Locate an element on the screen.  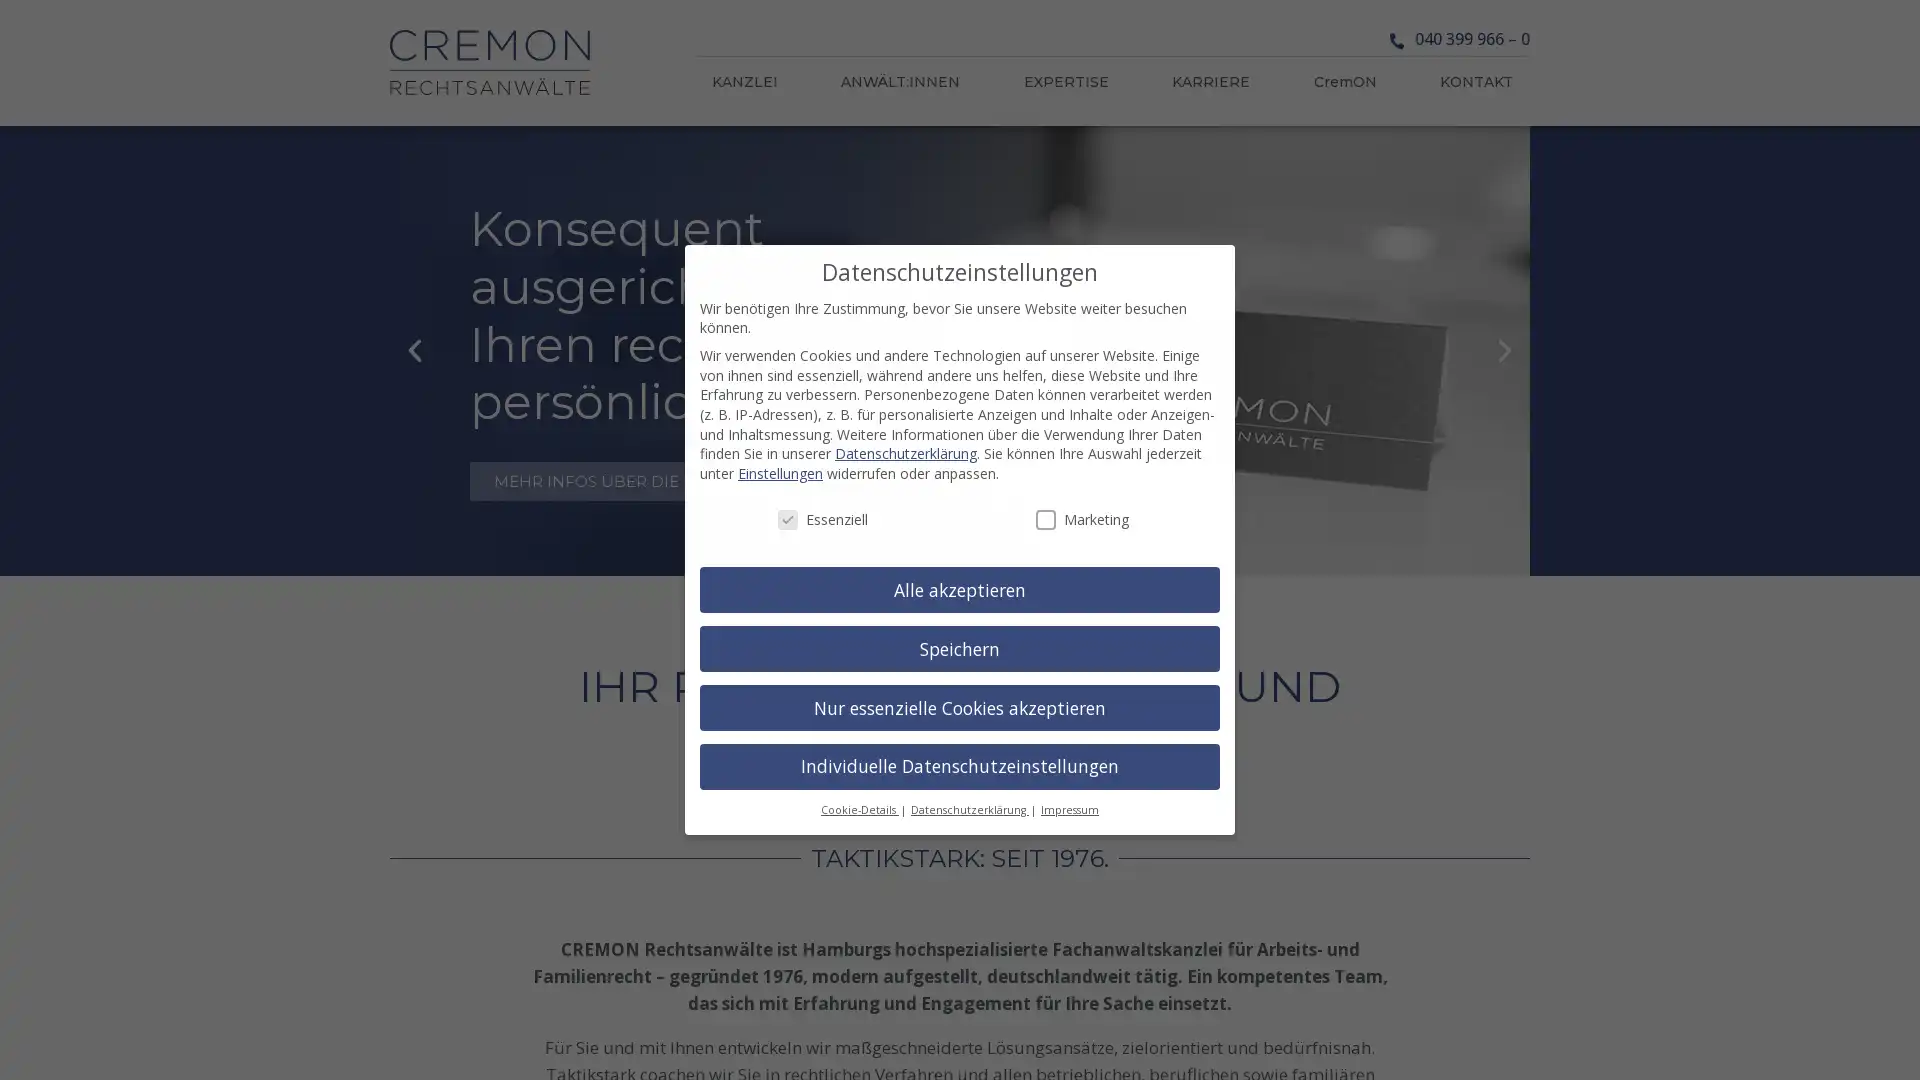
Cookie-Details is located at coordinates (859, 810).